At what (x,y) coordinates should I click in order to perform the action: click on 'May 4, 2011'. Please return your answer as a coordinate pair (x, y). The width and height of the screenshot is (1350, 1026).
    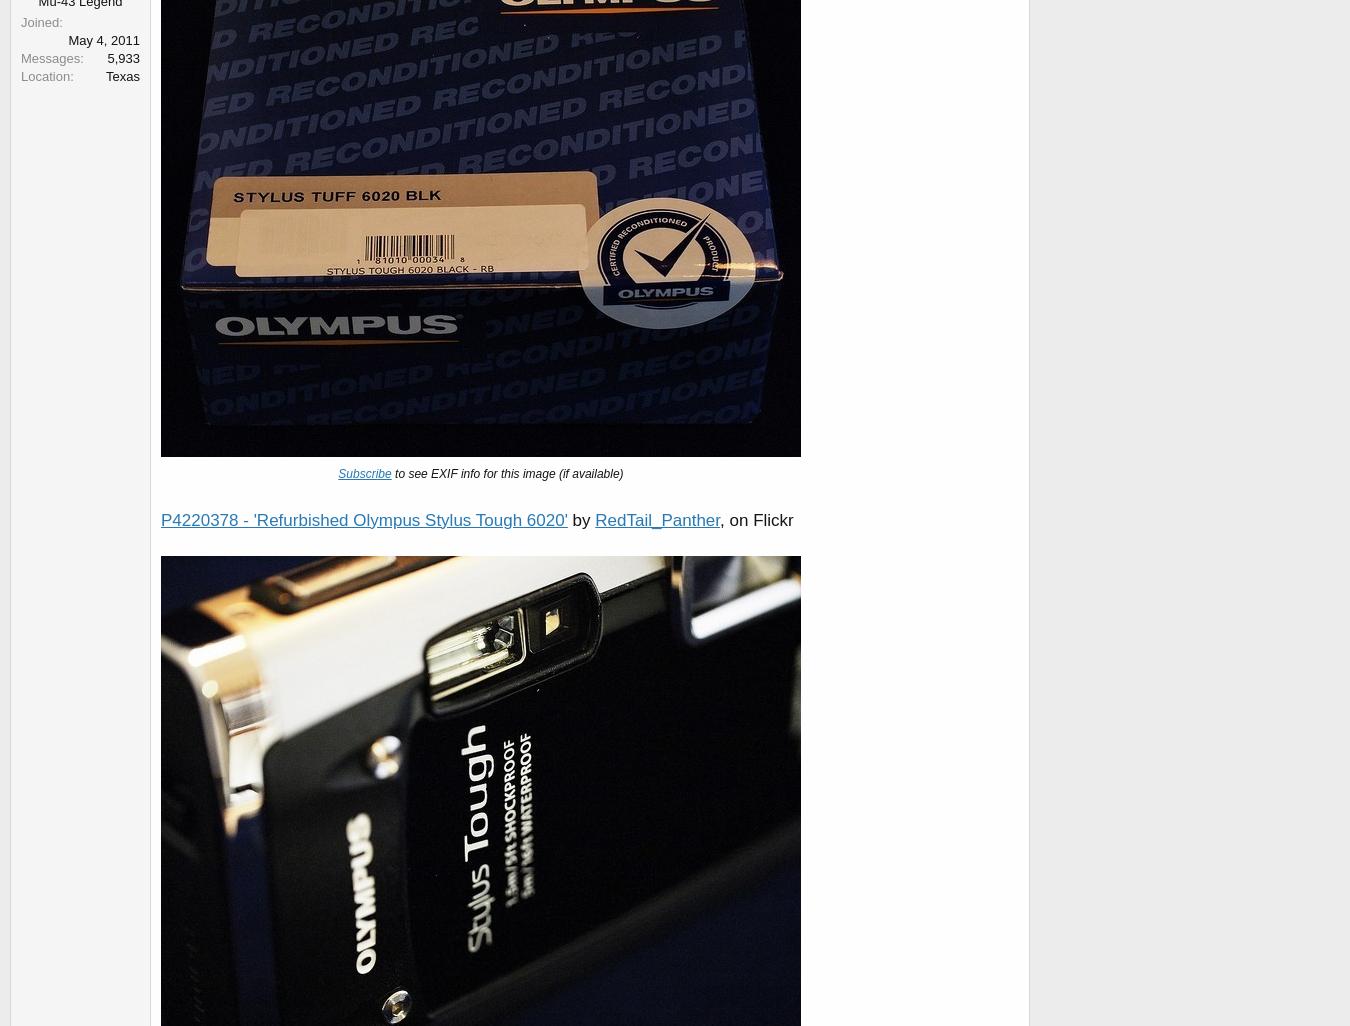
    Looking at the image, I should click on (102, 40).